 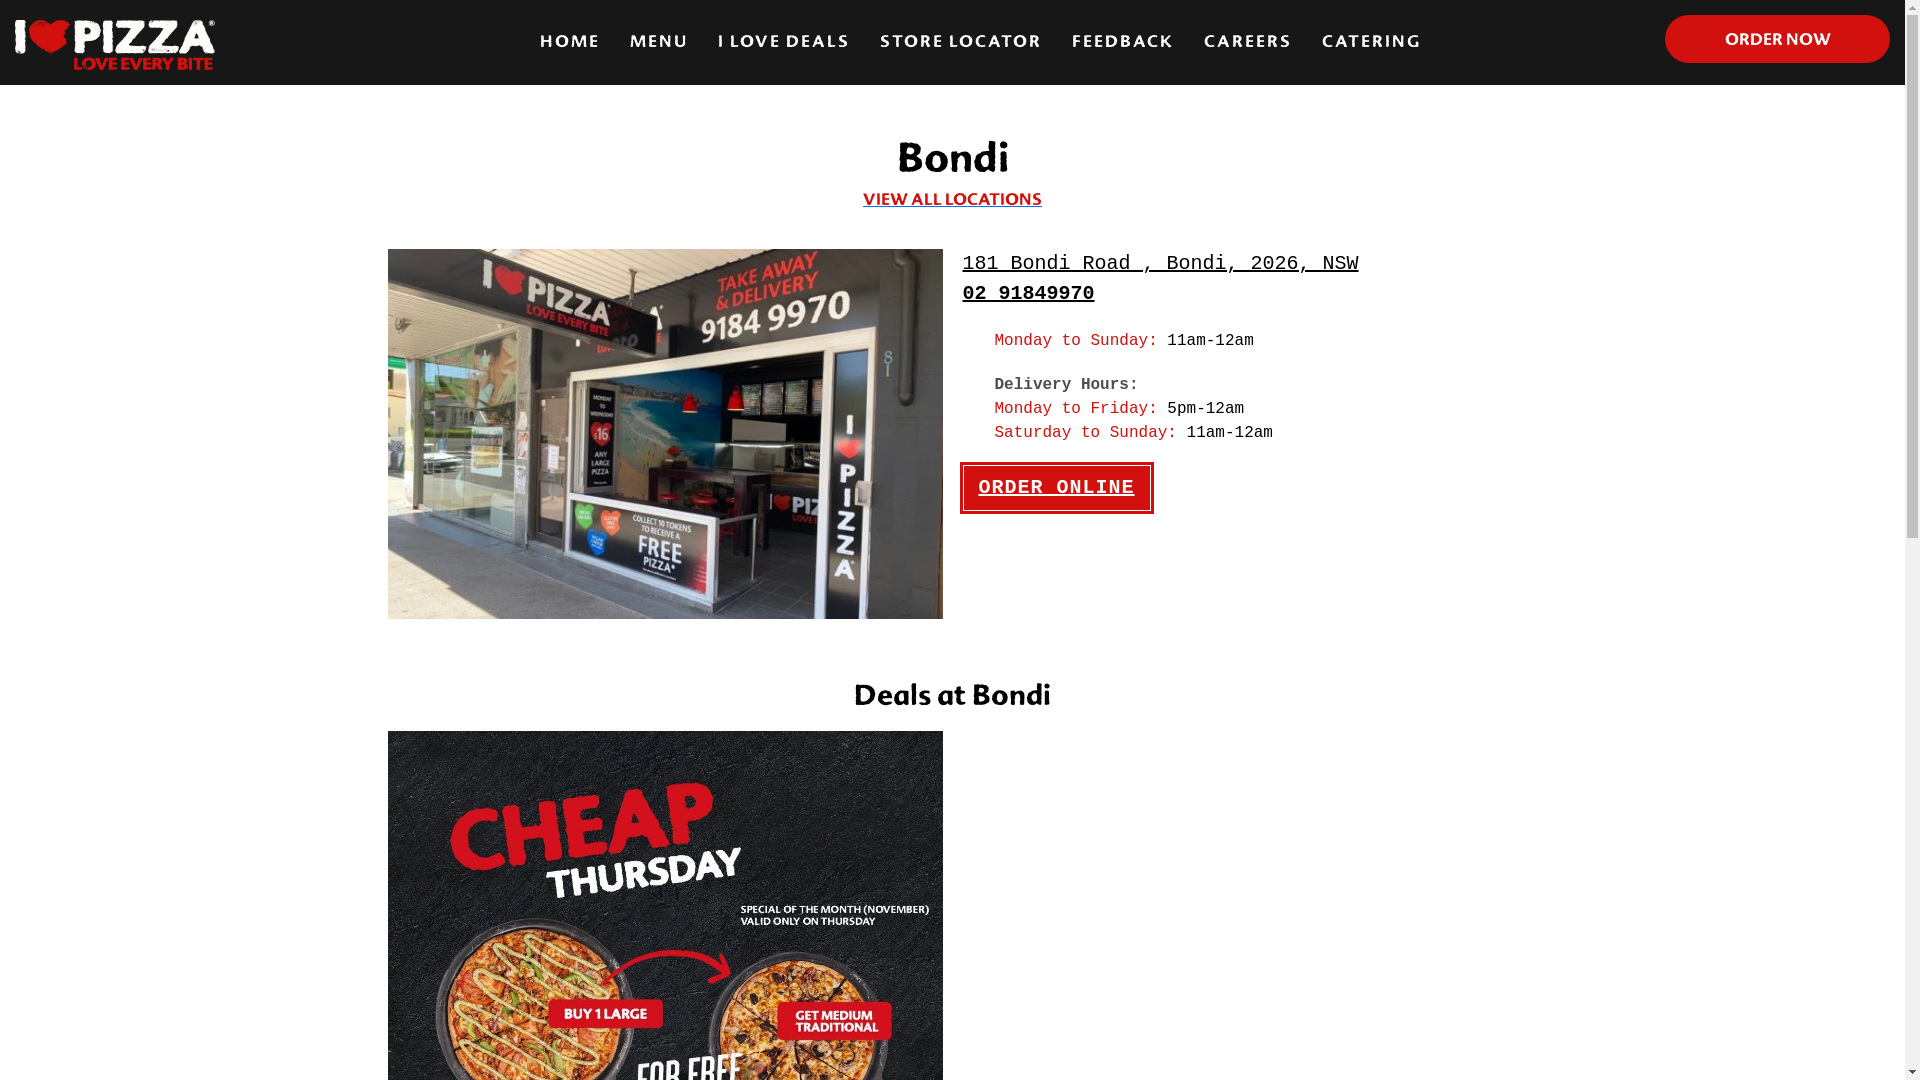 I want to click on 'MENU', so click(x=658, y=42).